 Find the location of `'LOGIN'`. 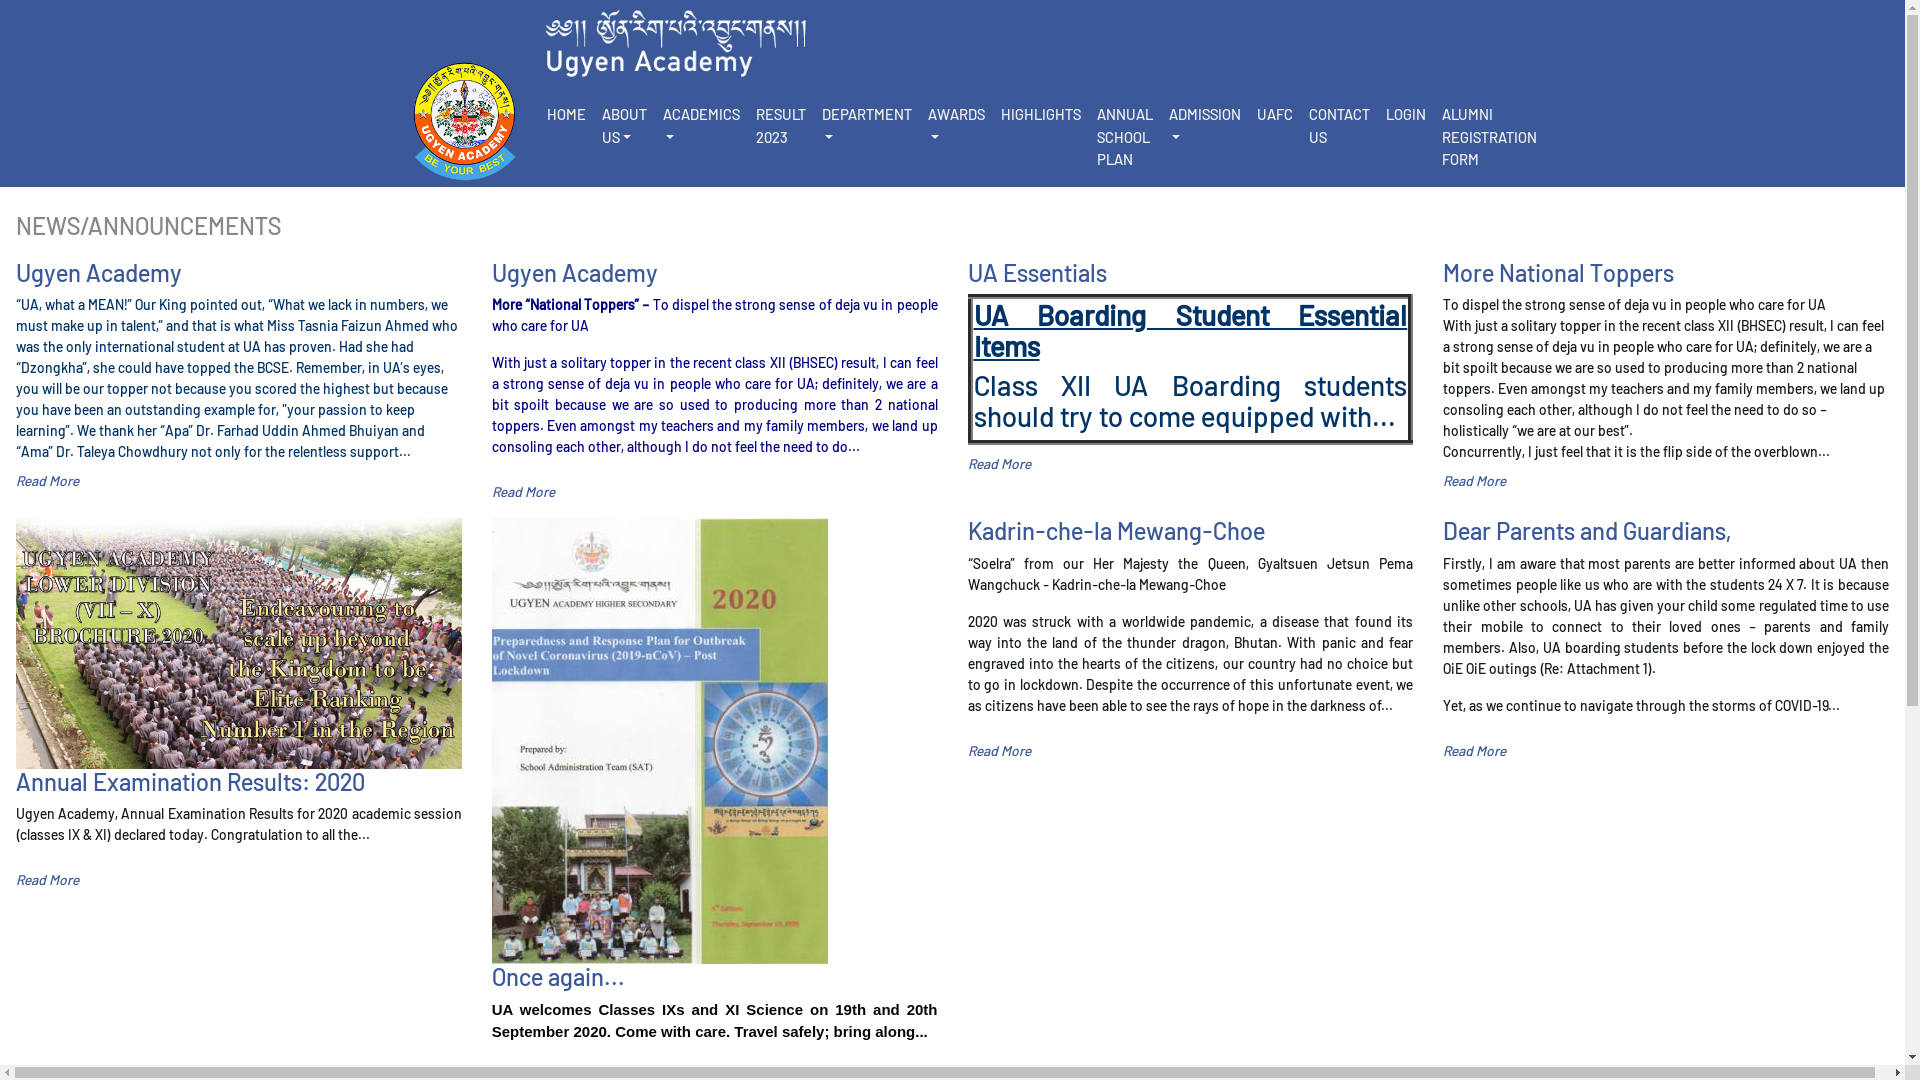

'LOGIN' is located at coordinates (1405, 114).